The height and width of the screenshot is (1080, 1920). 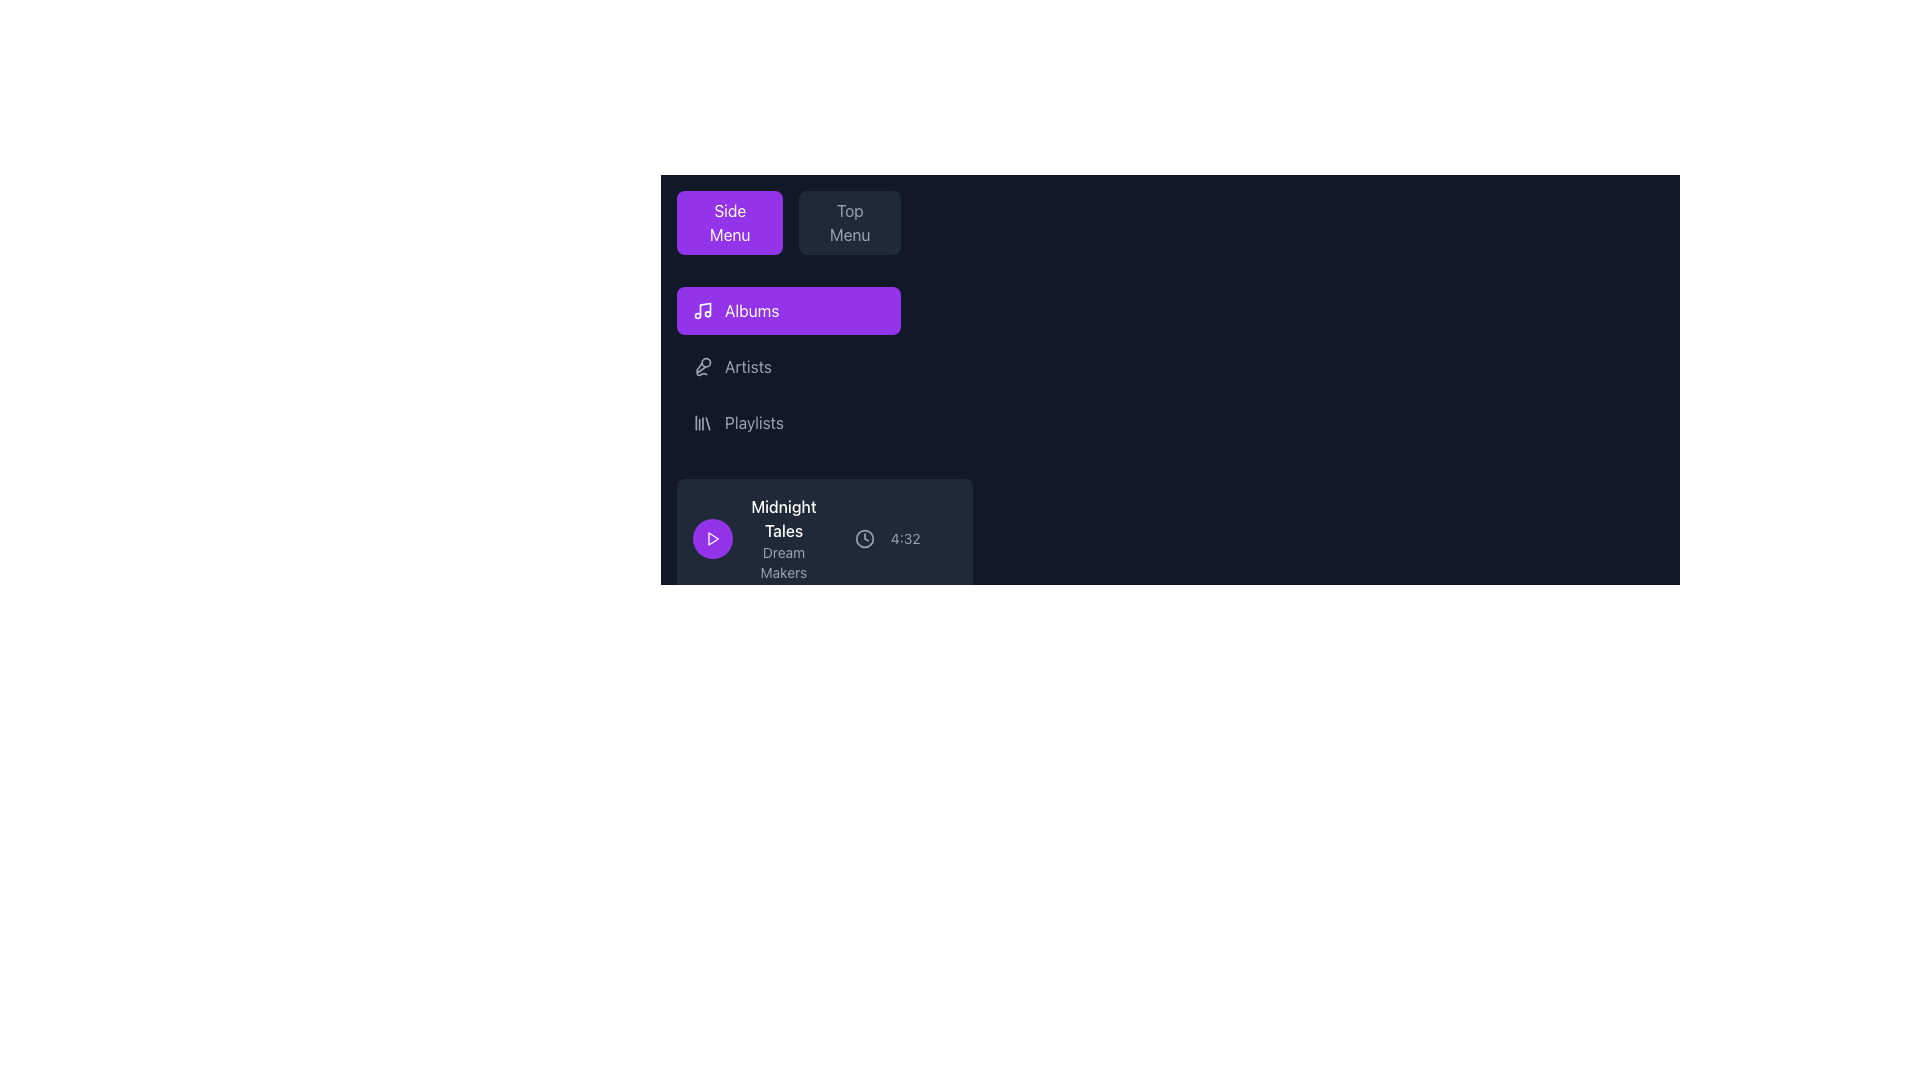 I want to click on the label indicating duration or time located at the bottom-right corner of the card for 'Midnight Tales Dream Makers', positioned between the clock icon and a vertical ellipsis icon, so click(x=886, y=538).